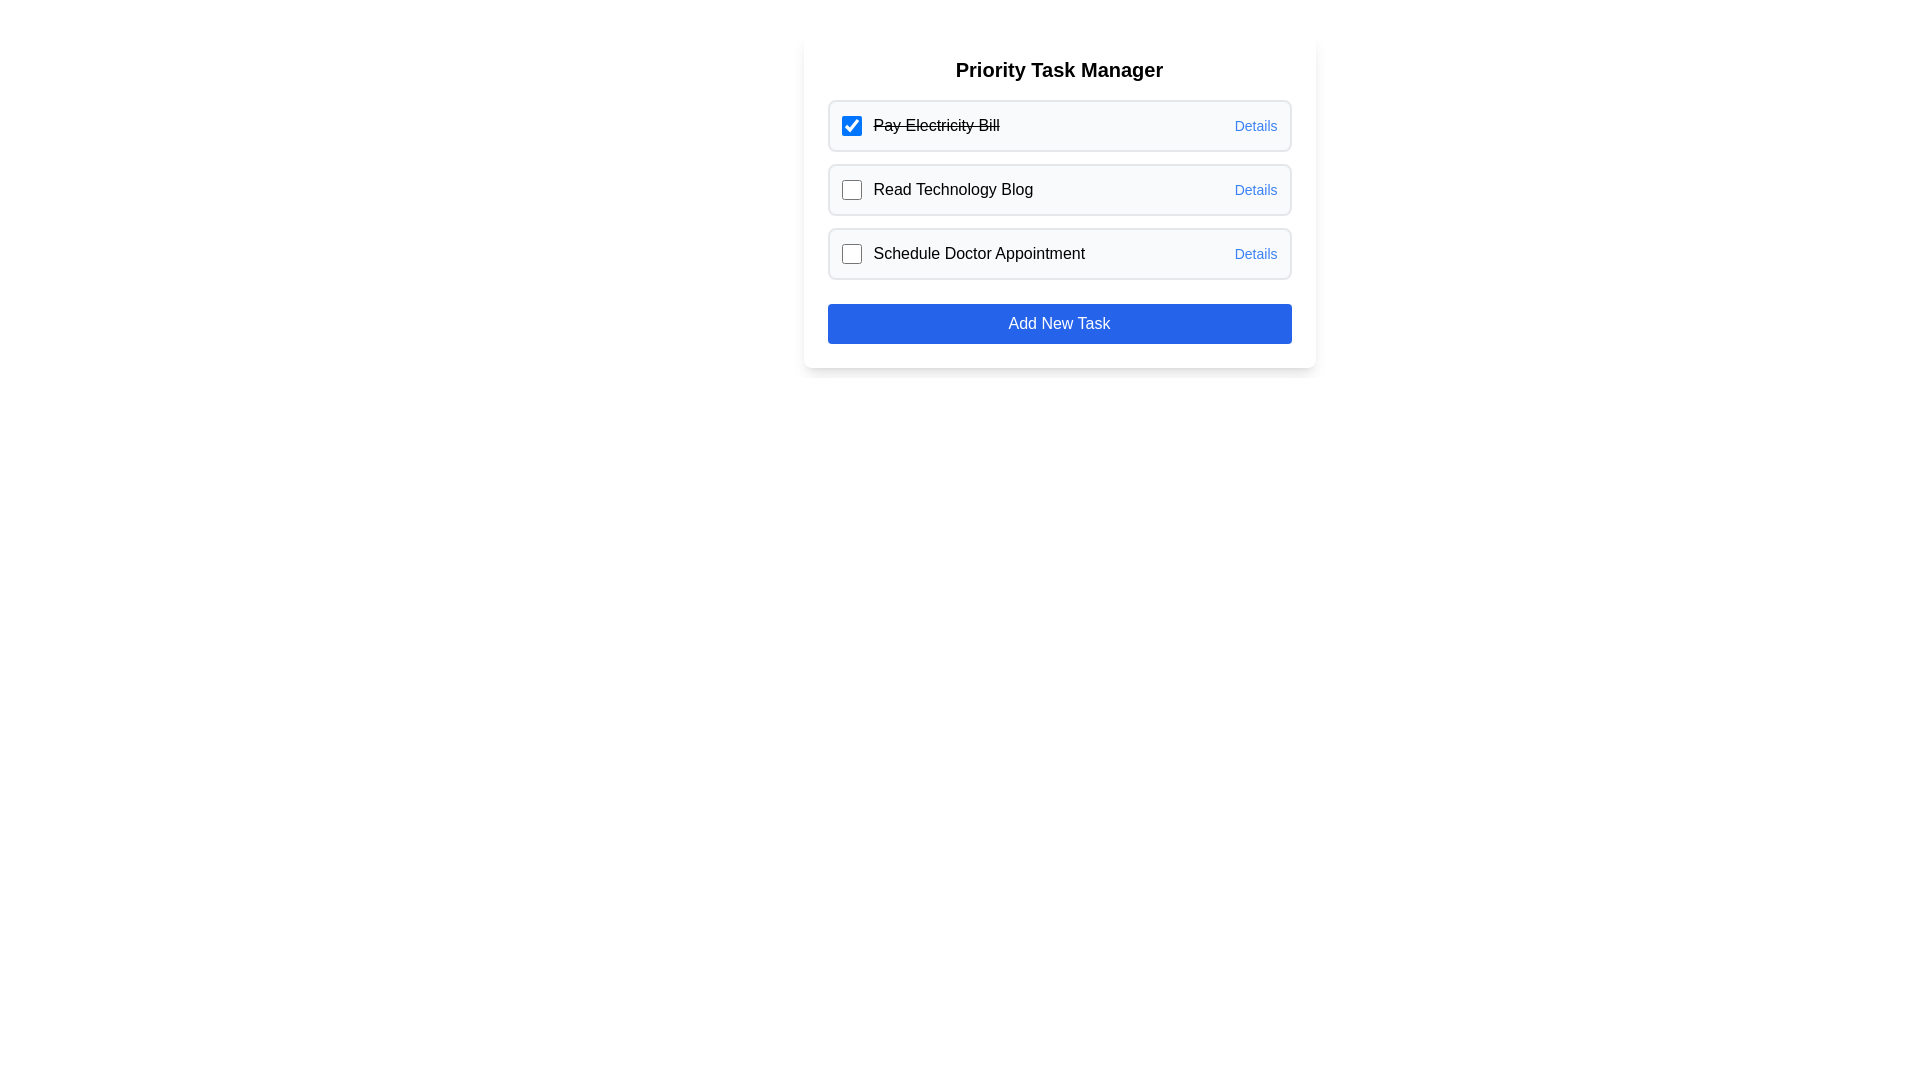 This screenshot has height=1080, width=1920. Describe the element at coordinates (1255, 126) in the screenshot. I see `the 'Details' link for the task 'Pay Electricity Bill'` at that location.